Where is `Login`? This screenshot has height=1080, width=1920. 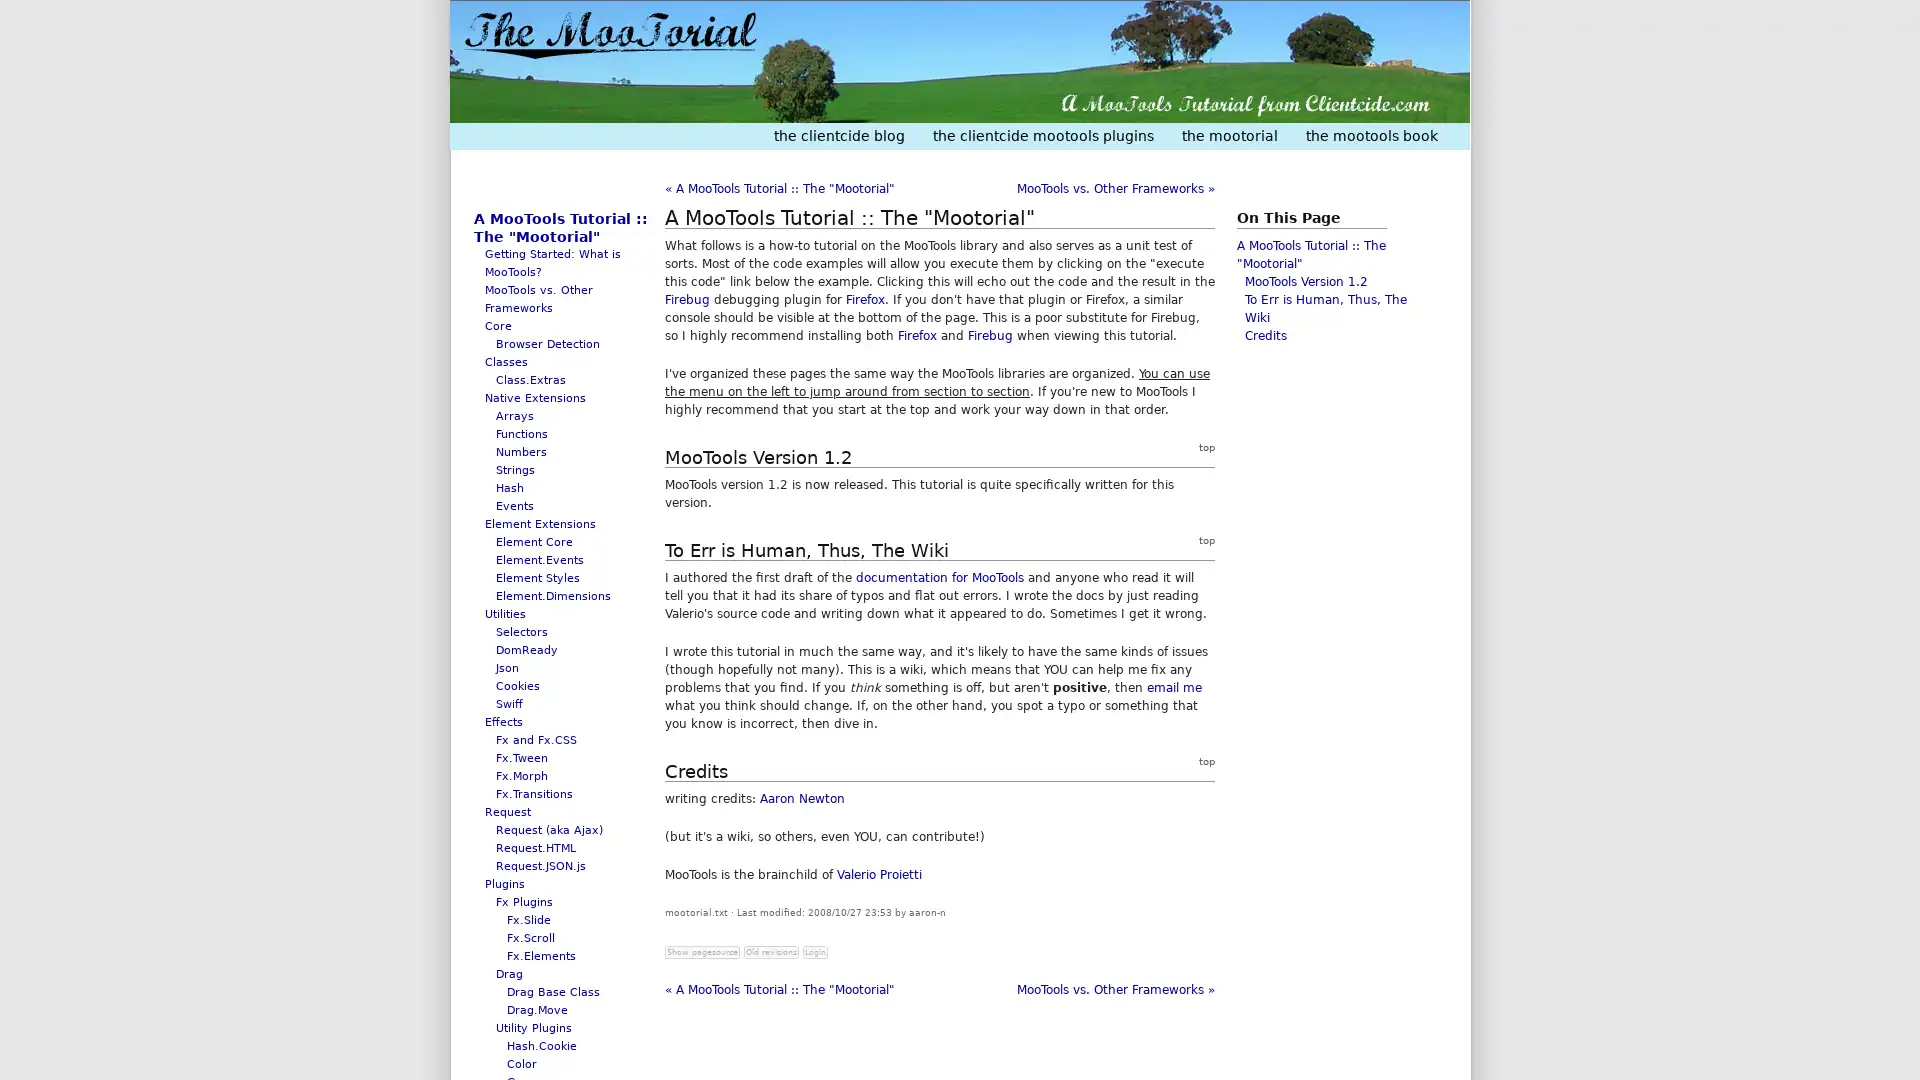
Login is located at coordinates (815, 951).